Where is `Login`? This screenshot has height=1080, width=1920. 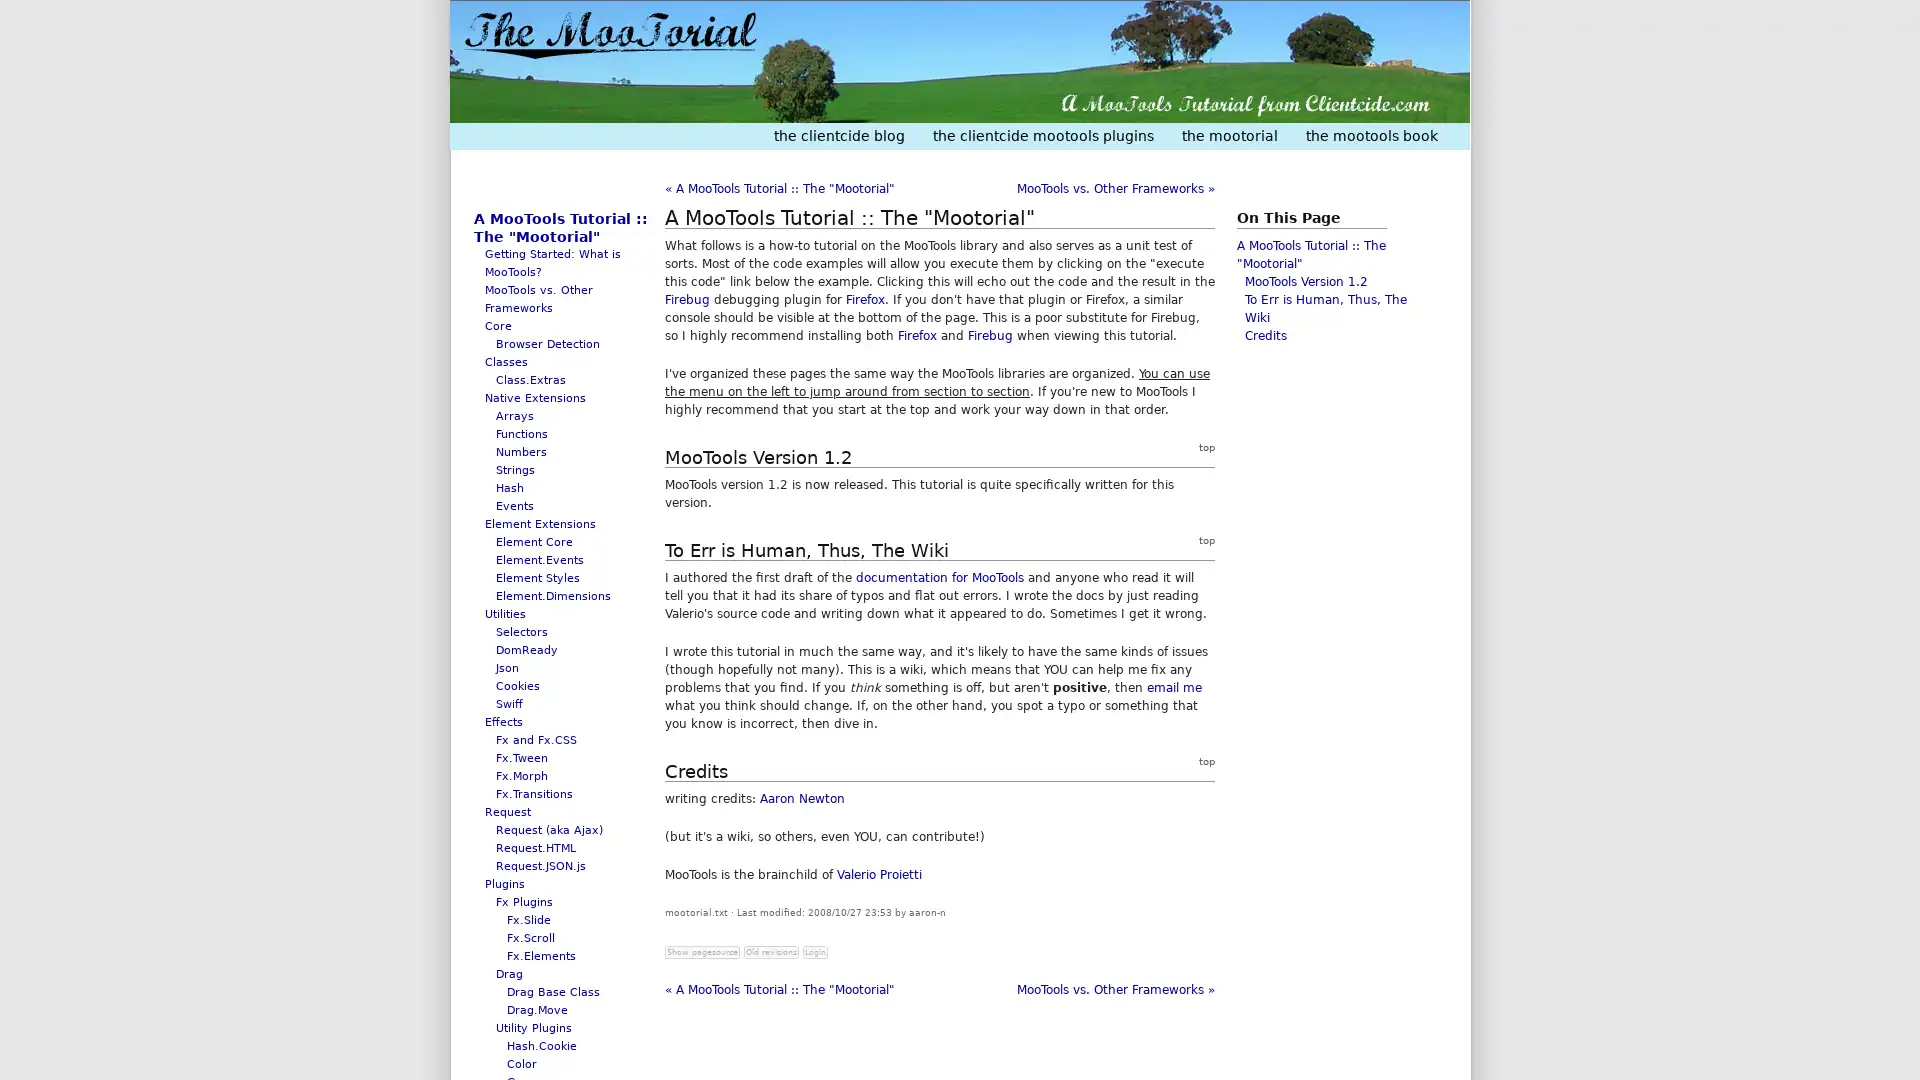
Login is located at coordinates (815, 951).